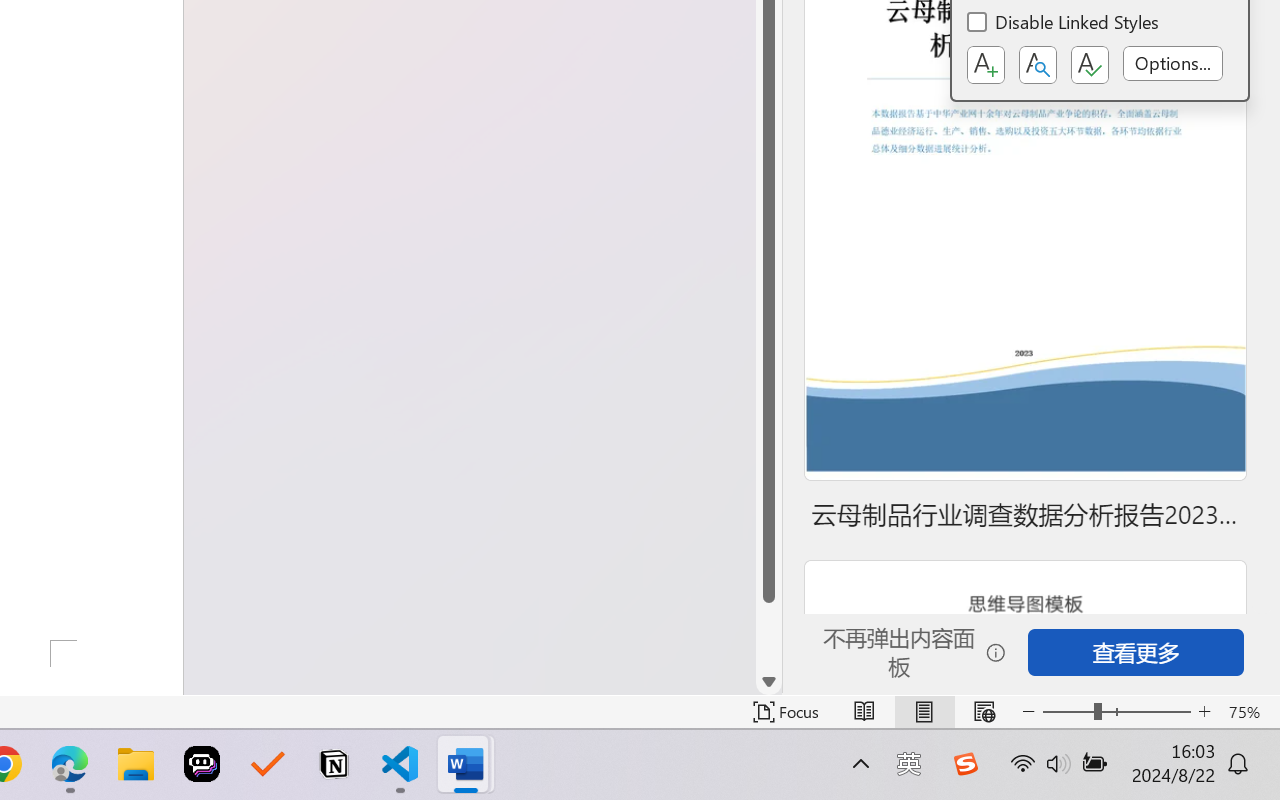 This screenshot has height=800, width=1280. What do you see at coordinates (923, 711) in the screenshot?
I see `'Print Layout'` at bounding box center [923, 711].